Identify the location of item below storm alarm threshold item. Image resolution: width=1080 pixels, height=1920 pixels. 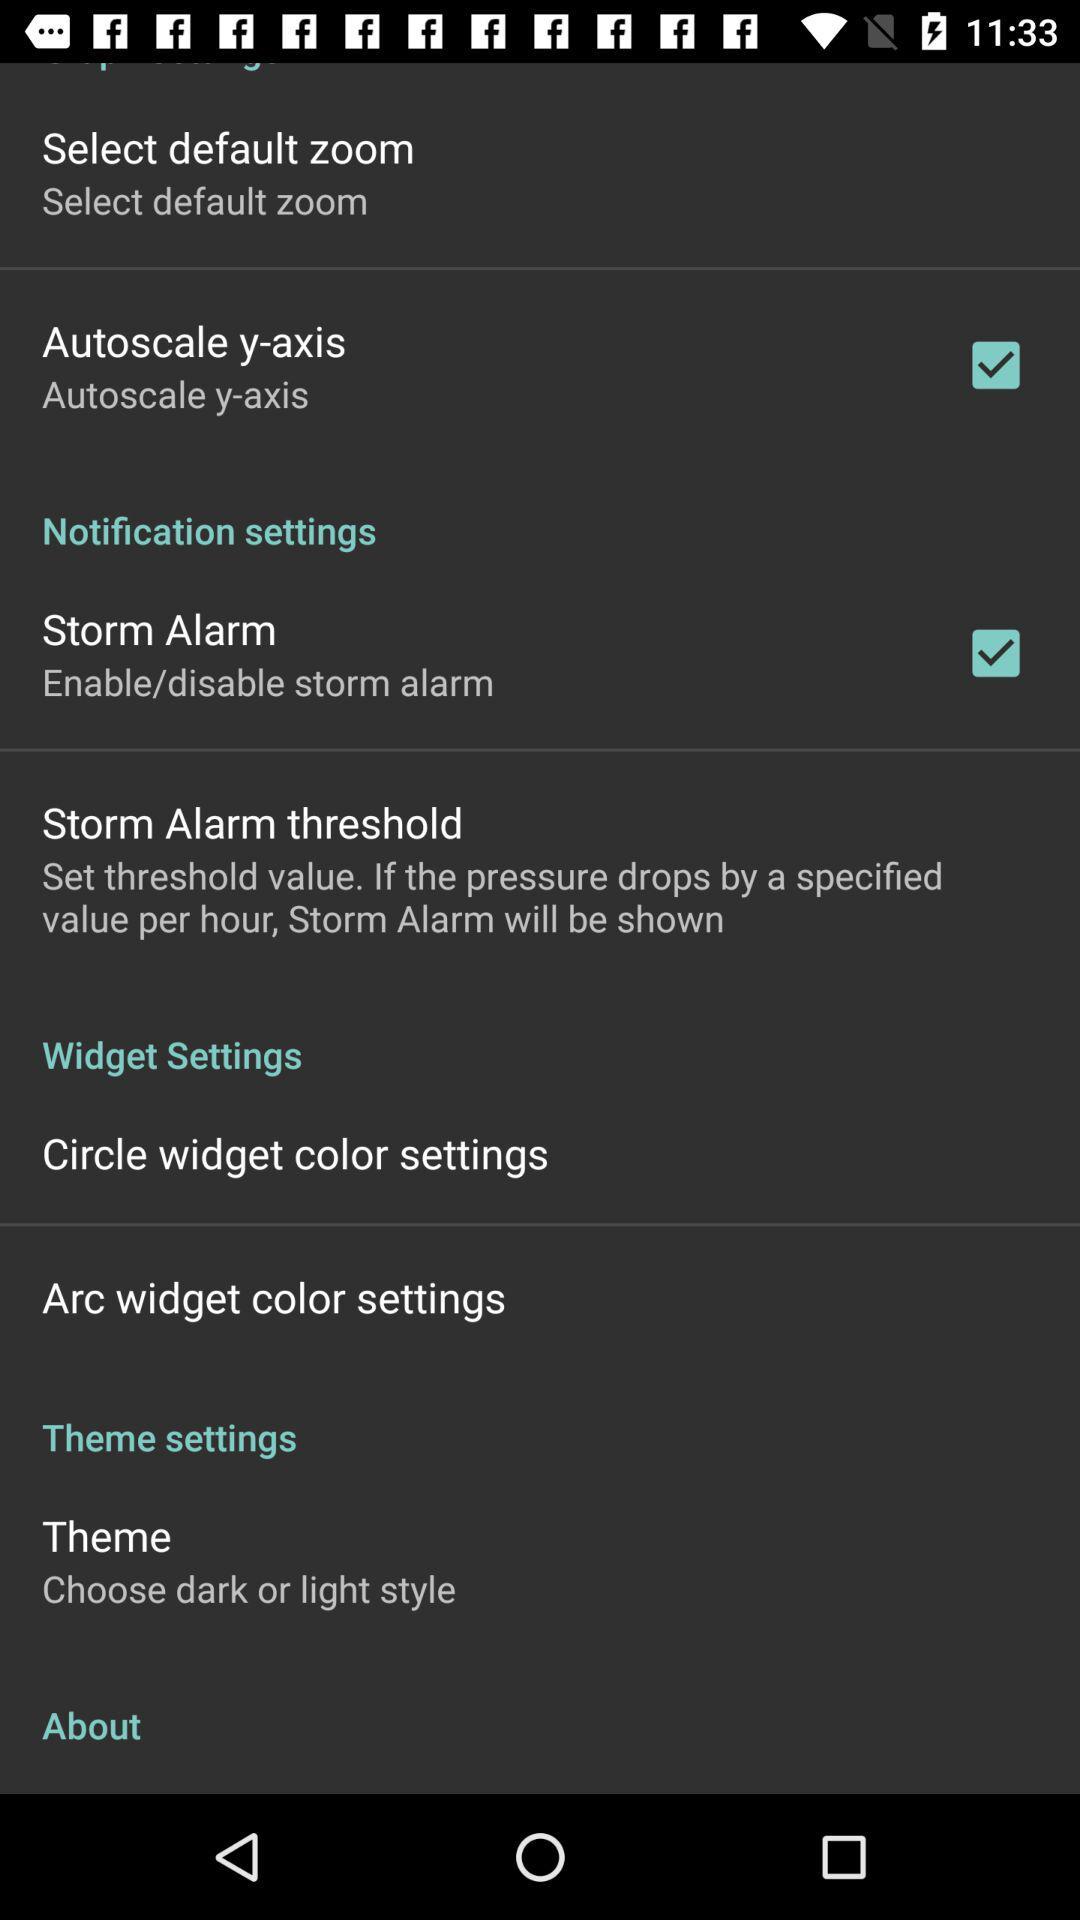
(540, 895).